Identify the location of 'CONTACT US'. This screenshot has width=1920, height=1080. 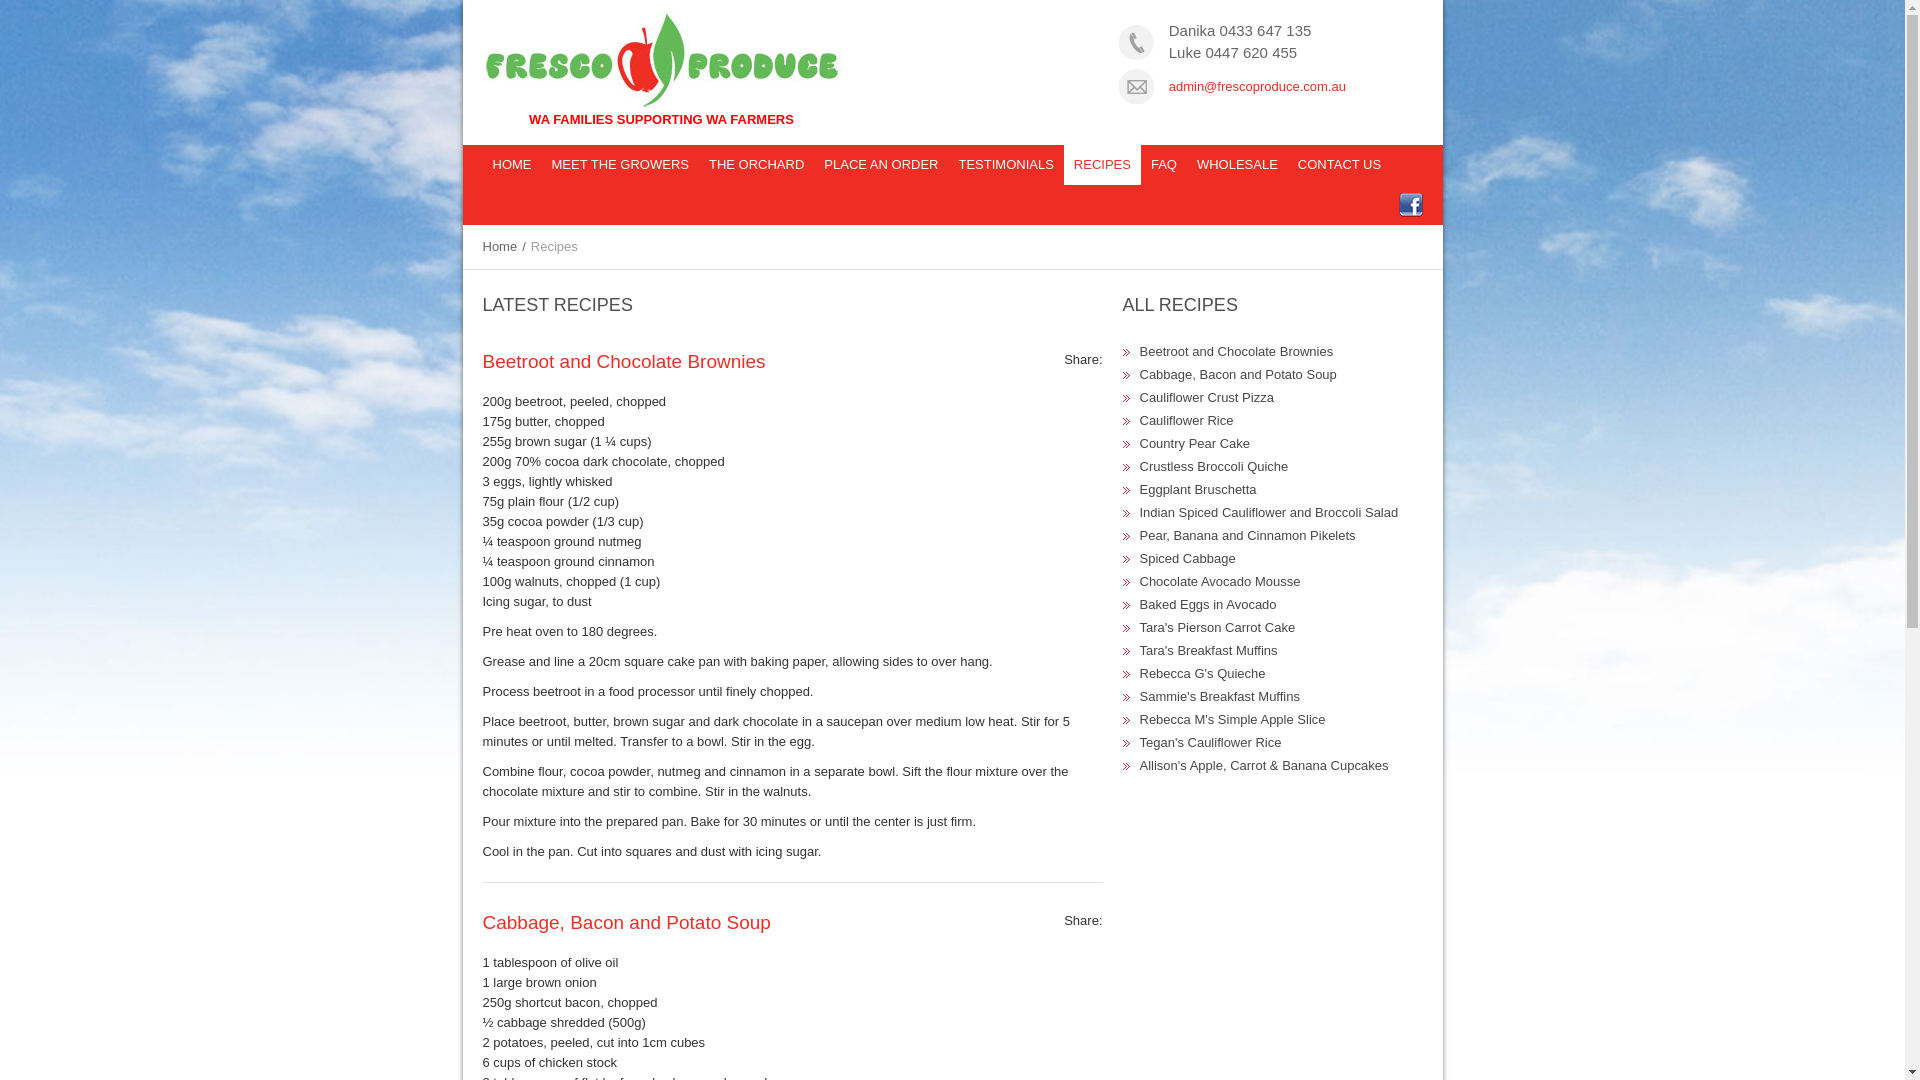
(1287, 164).